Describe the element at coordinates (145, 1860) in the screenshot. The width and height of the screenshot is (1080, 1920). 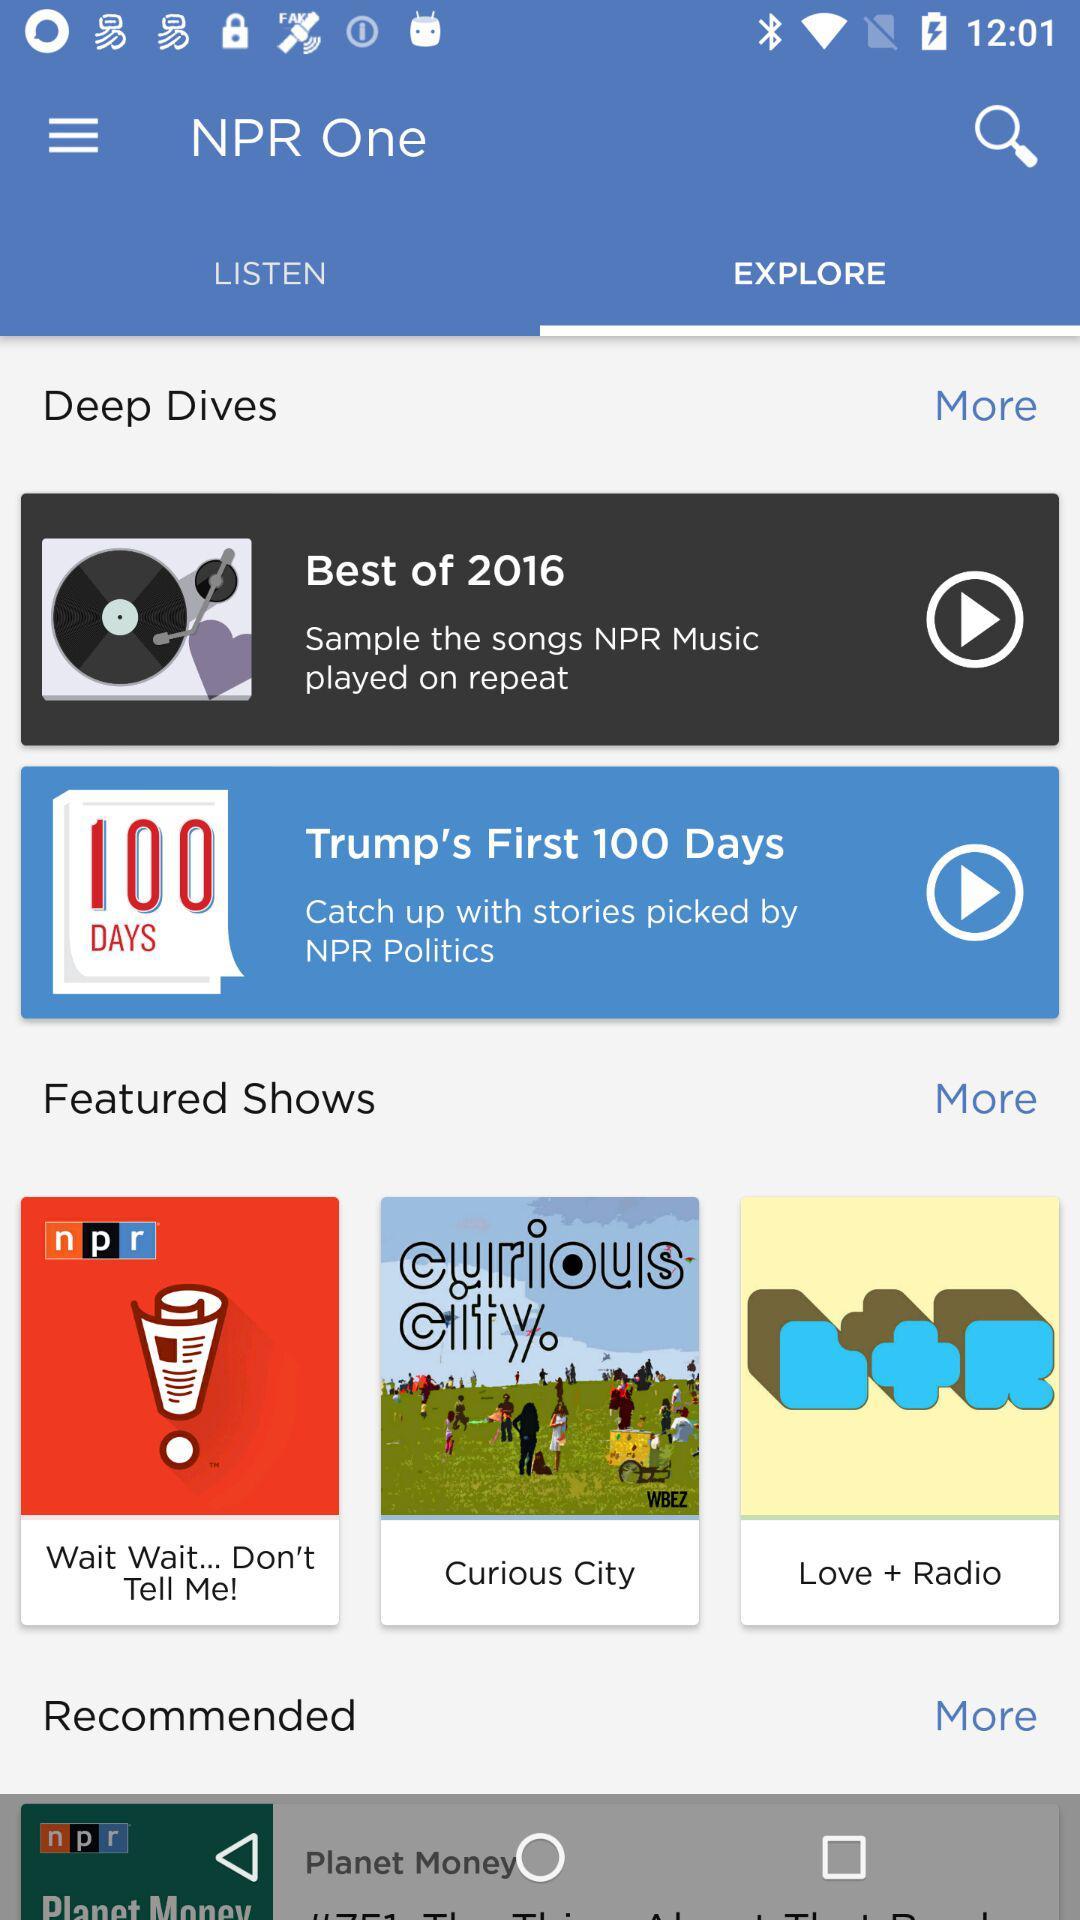
I see `the icon next to the planet money` at that location.